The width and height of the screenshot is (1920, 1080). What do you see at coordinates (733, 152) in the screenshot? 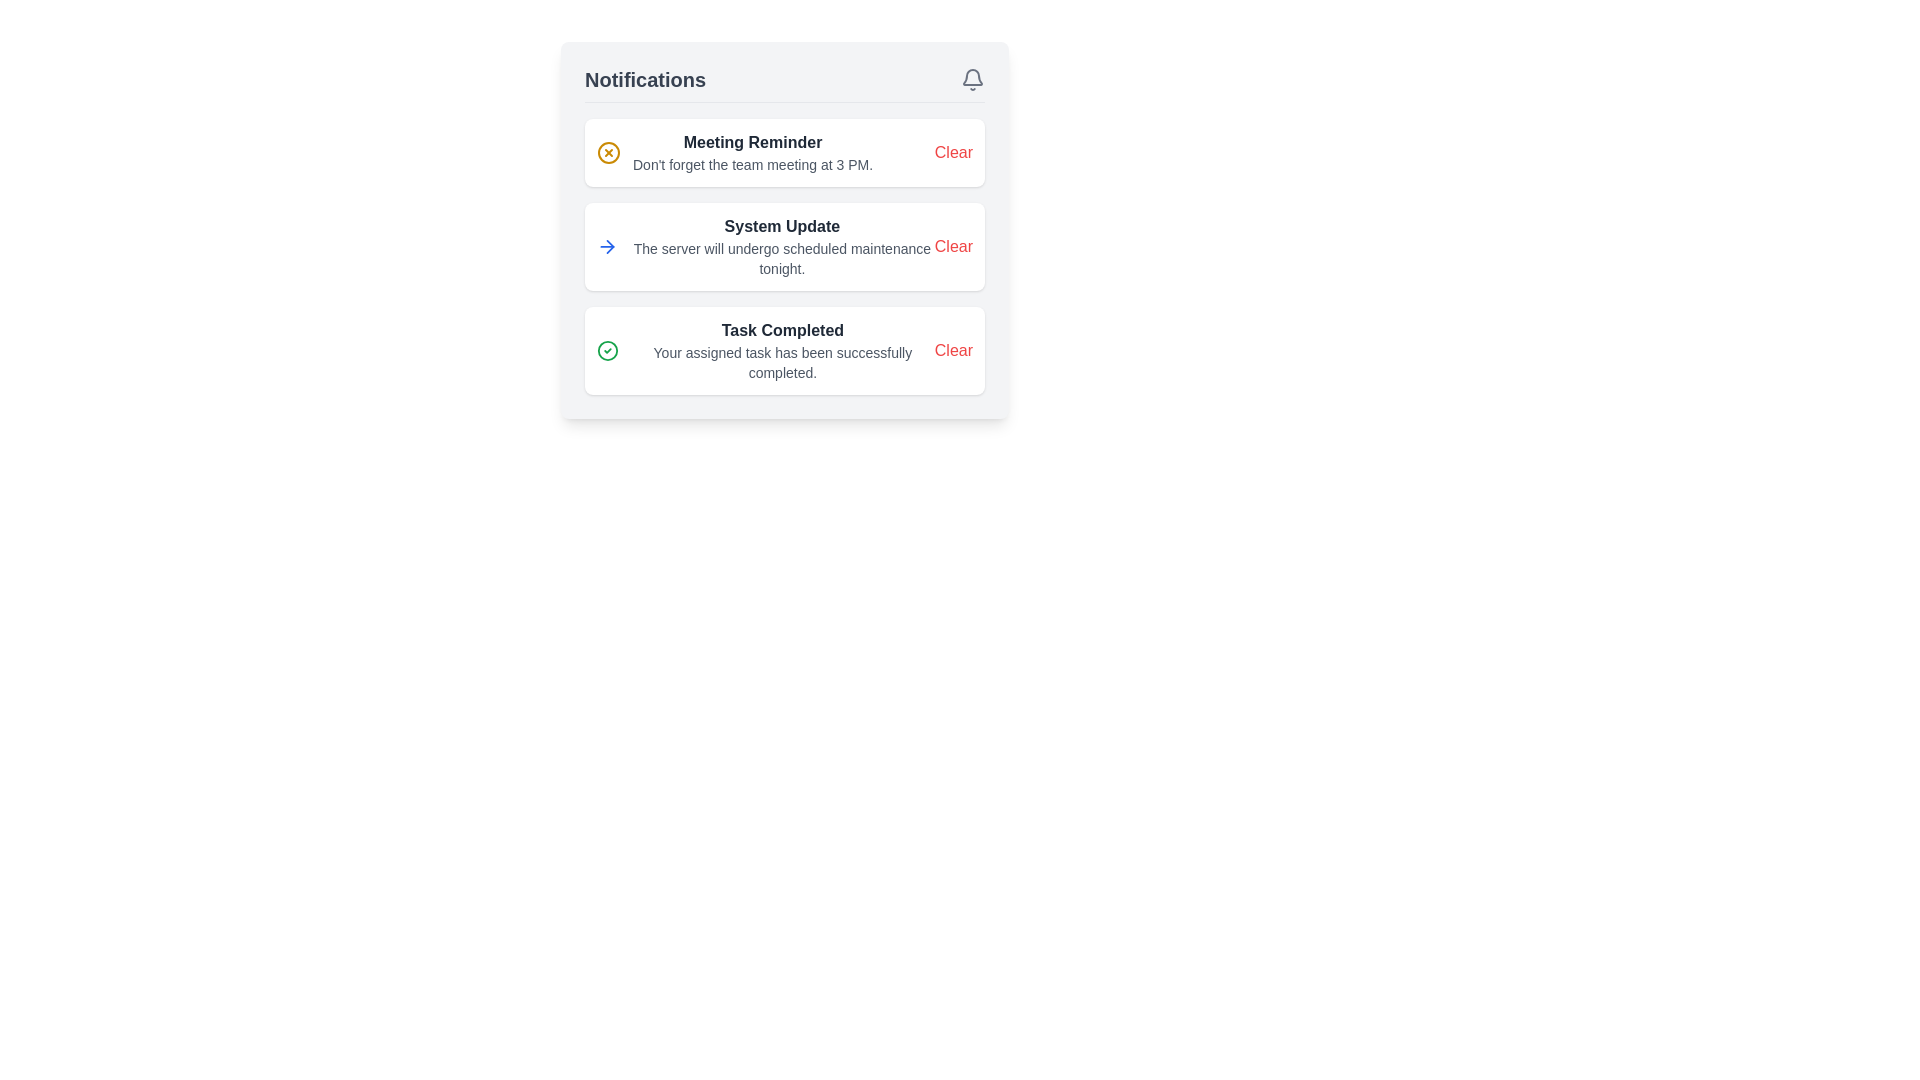
I see `the notification titled 'Meeting Reminder' which includes a yellow 'X' icon and description text underneath it` at bounding box center [733, 152].